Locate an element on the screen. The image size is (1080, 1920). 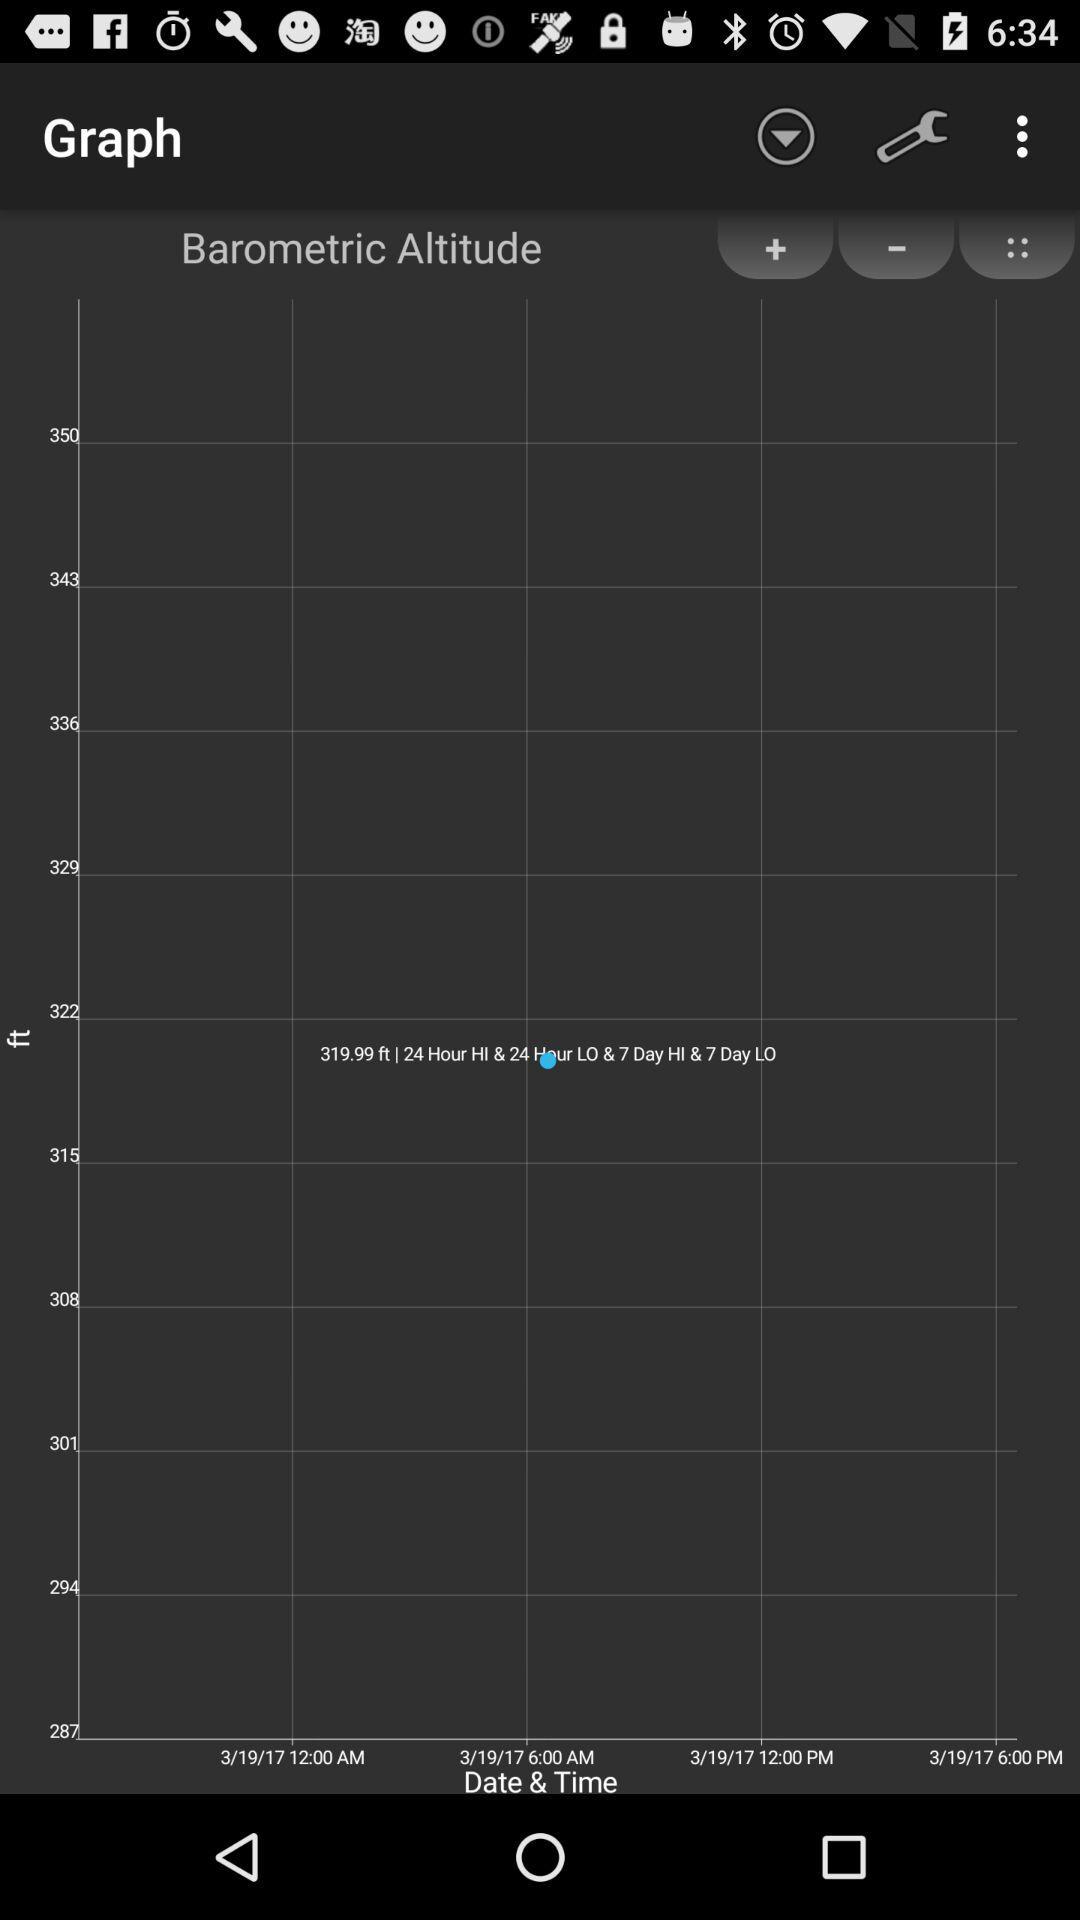
the icon to the right of barometric altitude item is located at coordinates (785, 135).